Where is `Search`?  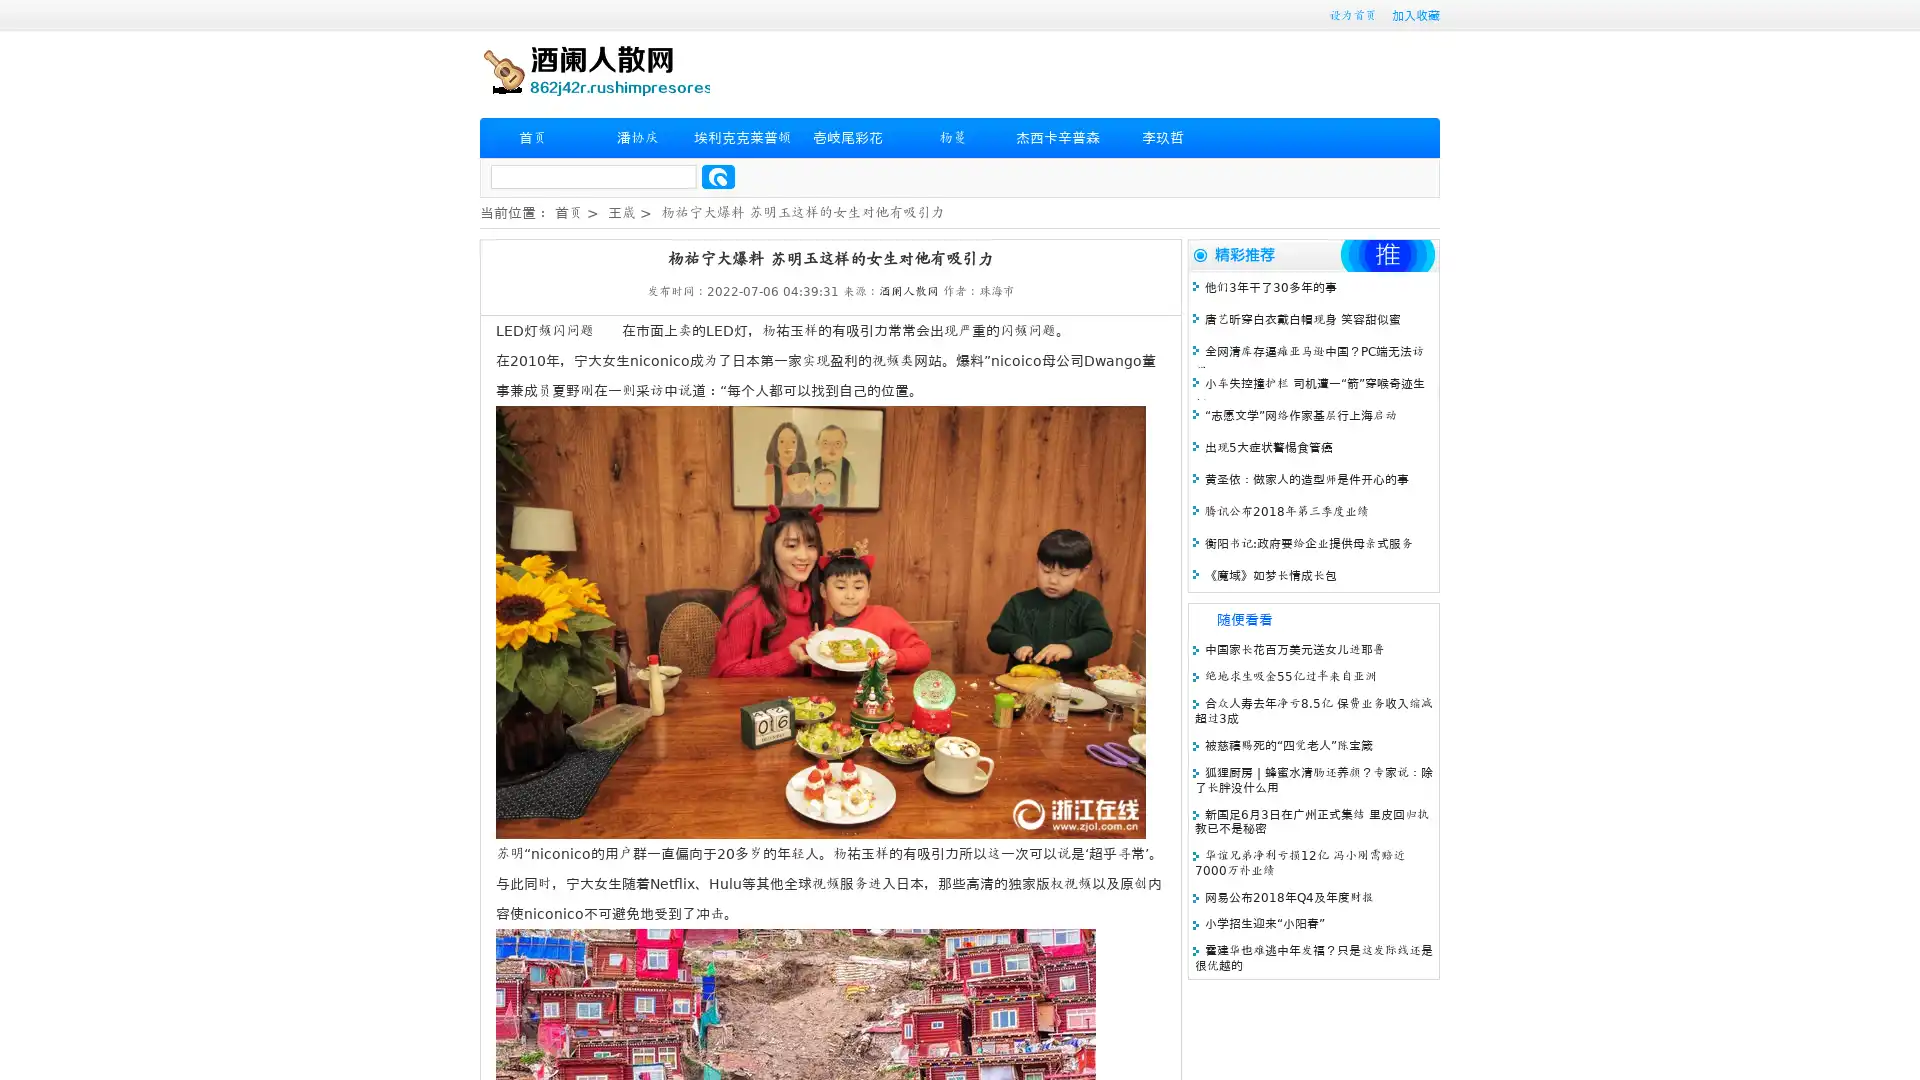 Search is located at coordinates (718, 176).